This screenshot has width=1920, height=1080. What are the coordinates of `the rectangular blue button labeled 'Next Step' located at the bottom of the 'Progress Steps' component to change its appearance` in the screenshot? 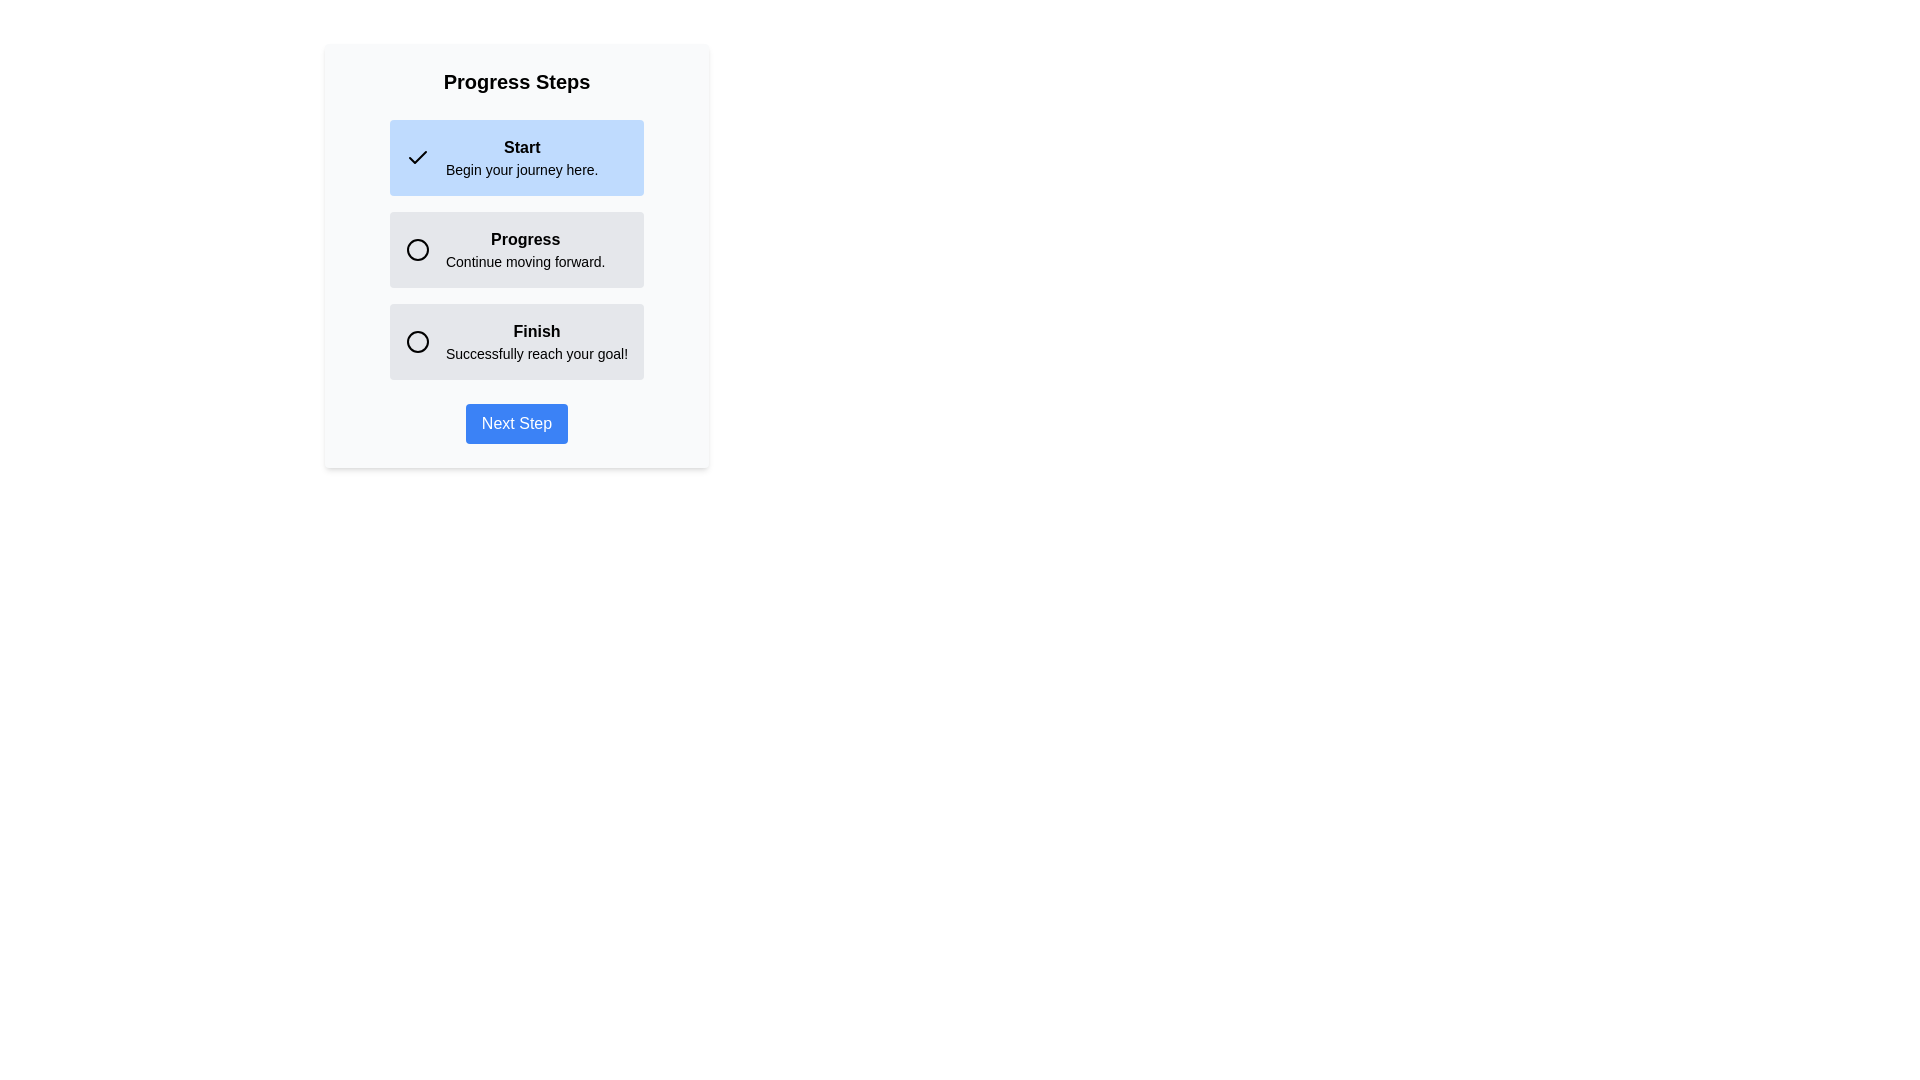 It's located at (517, 423).